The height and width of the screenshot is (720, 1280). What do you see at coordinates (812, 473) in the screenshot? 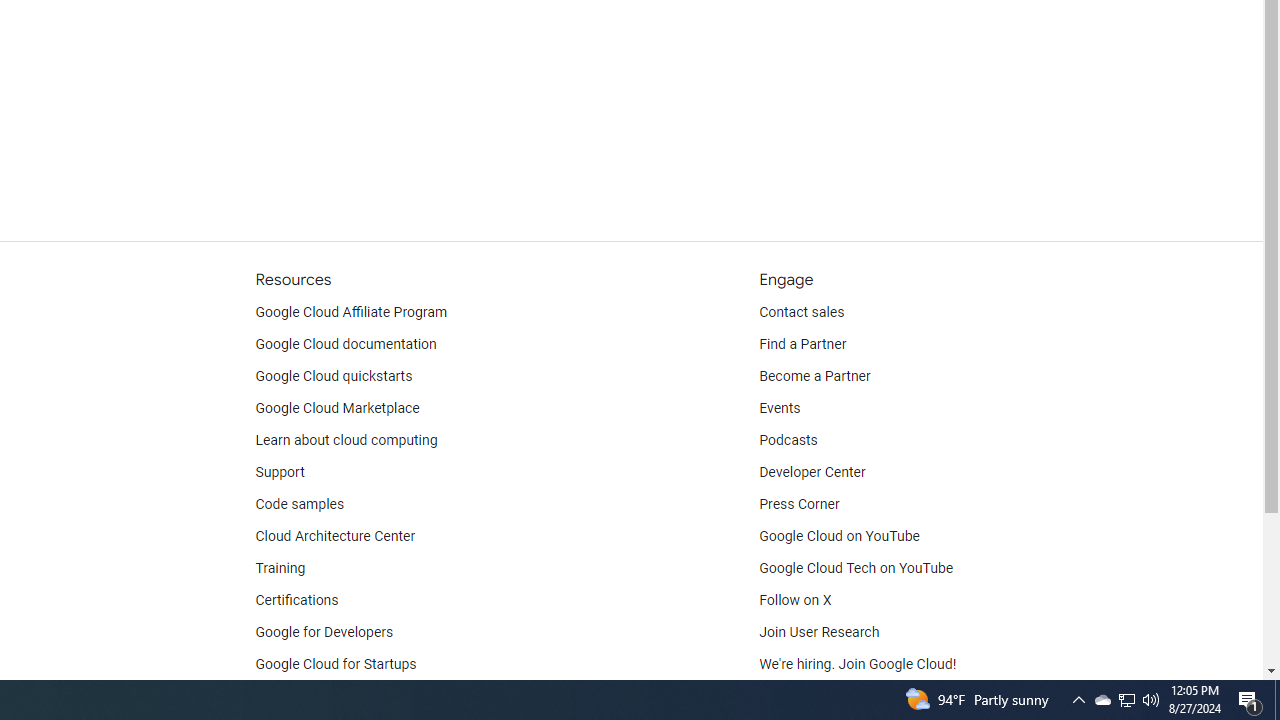
I see `'Developer Center'` at bounding box center [812, 473].